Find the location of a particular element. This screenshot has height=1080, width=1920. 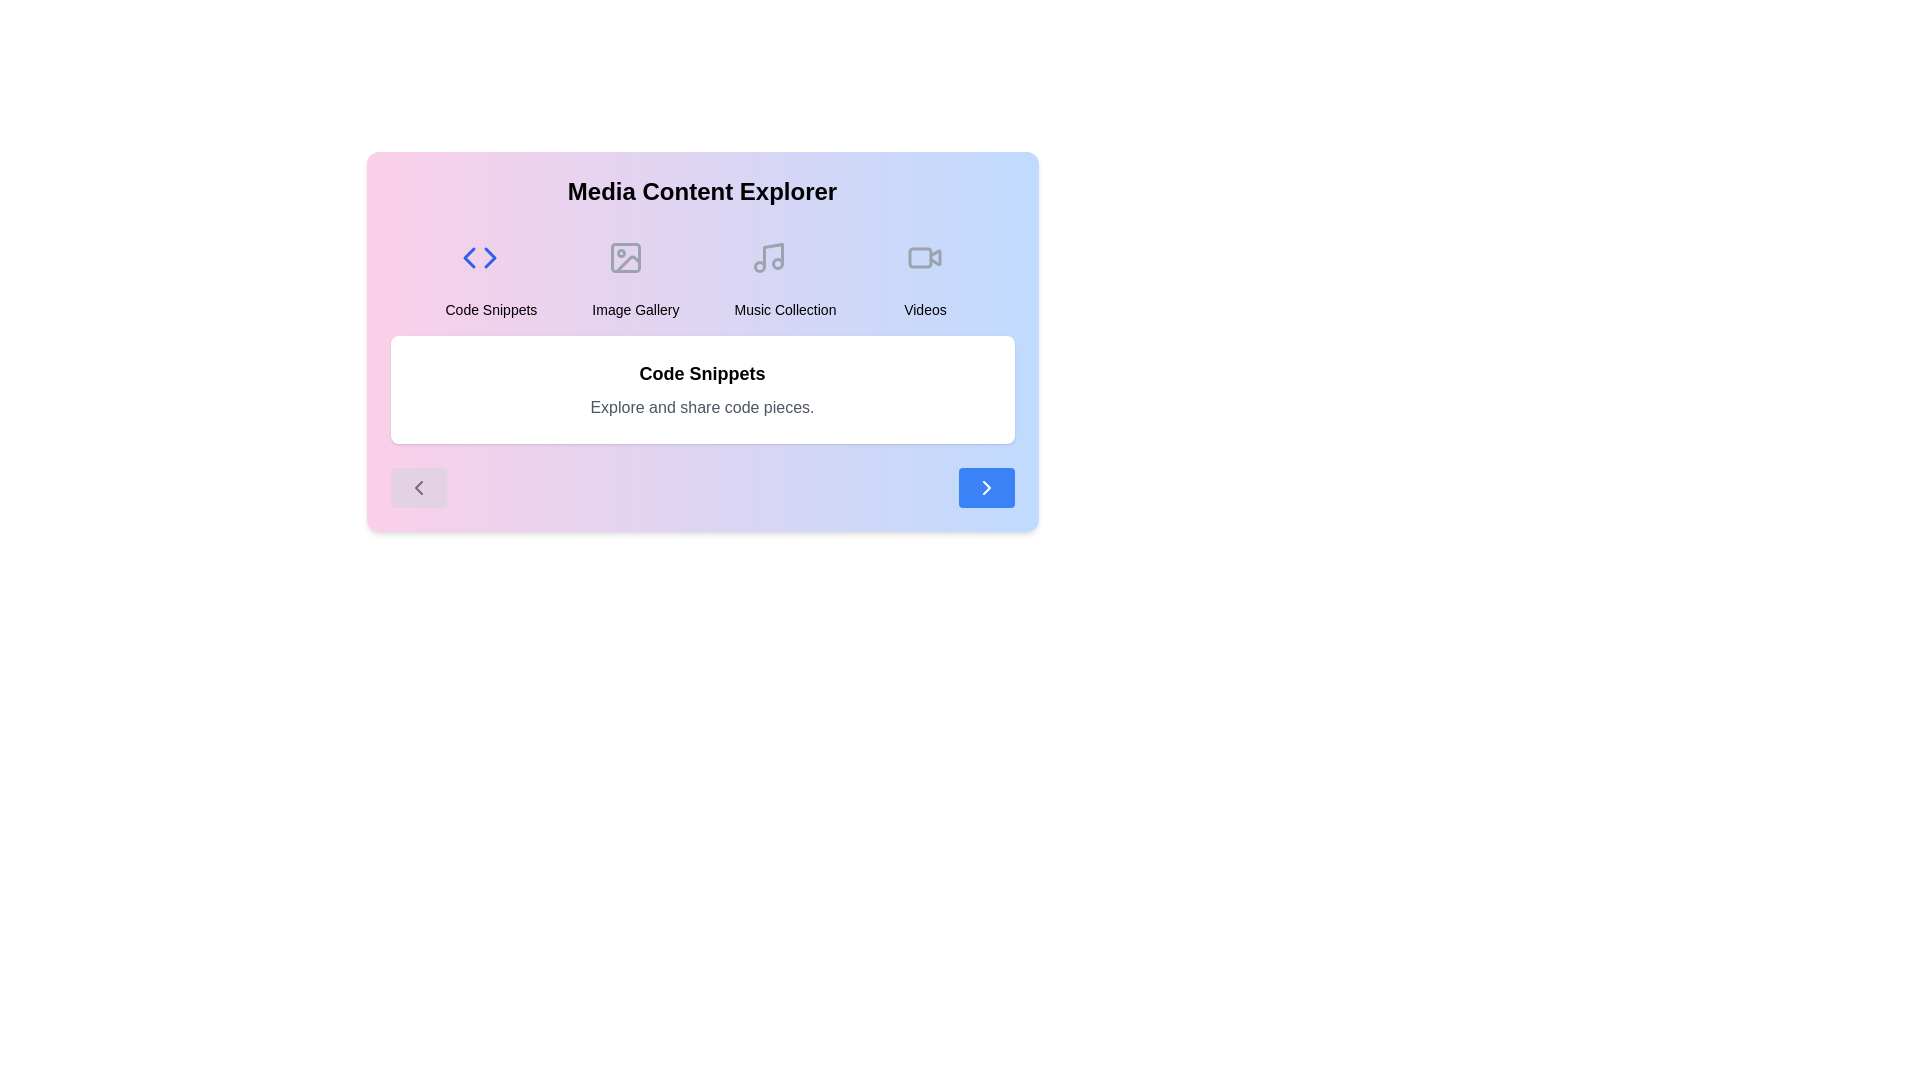

the content category Music Collection by clicking on its respective button is located at coordinates (784, 272).